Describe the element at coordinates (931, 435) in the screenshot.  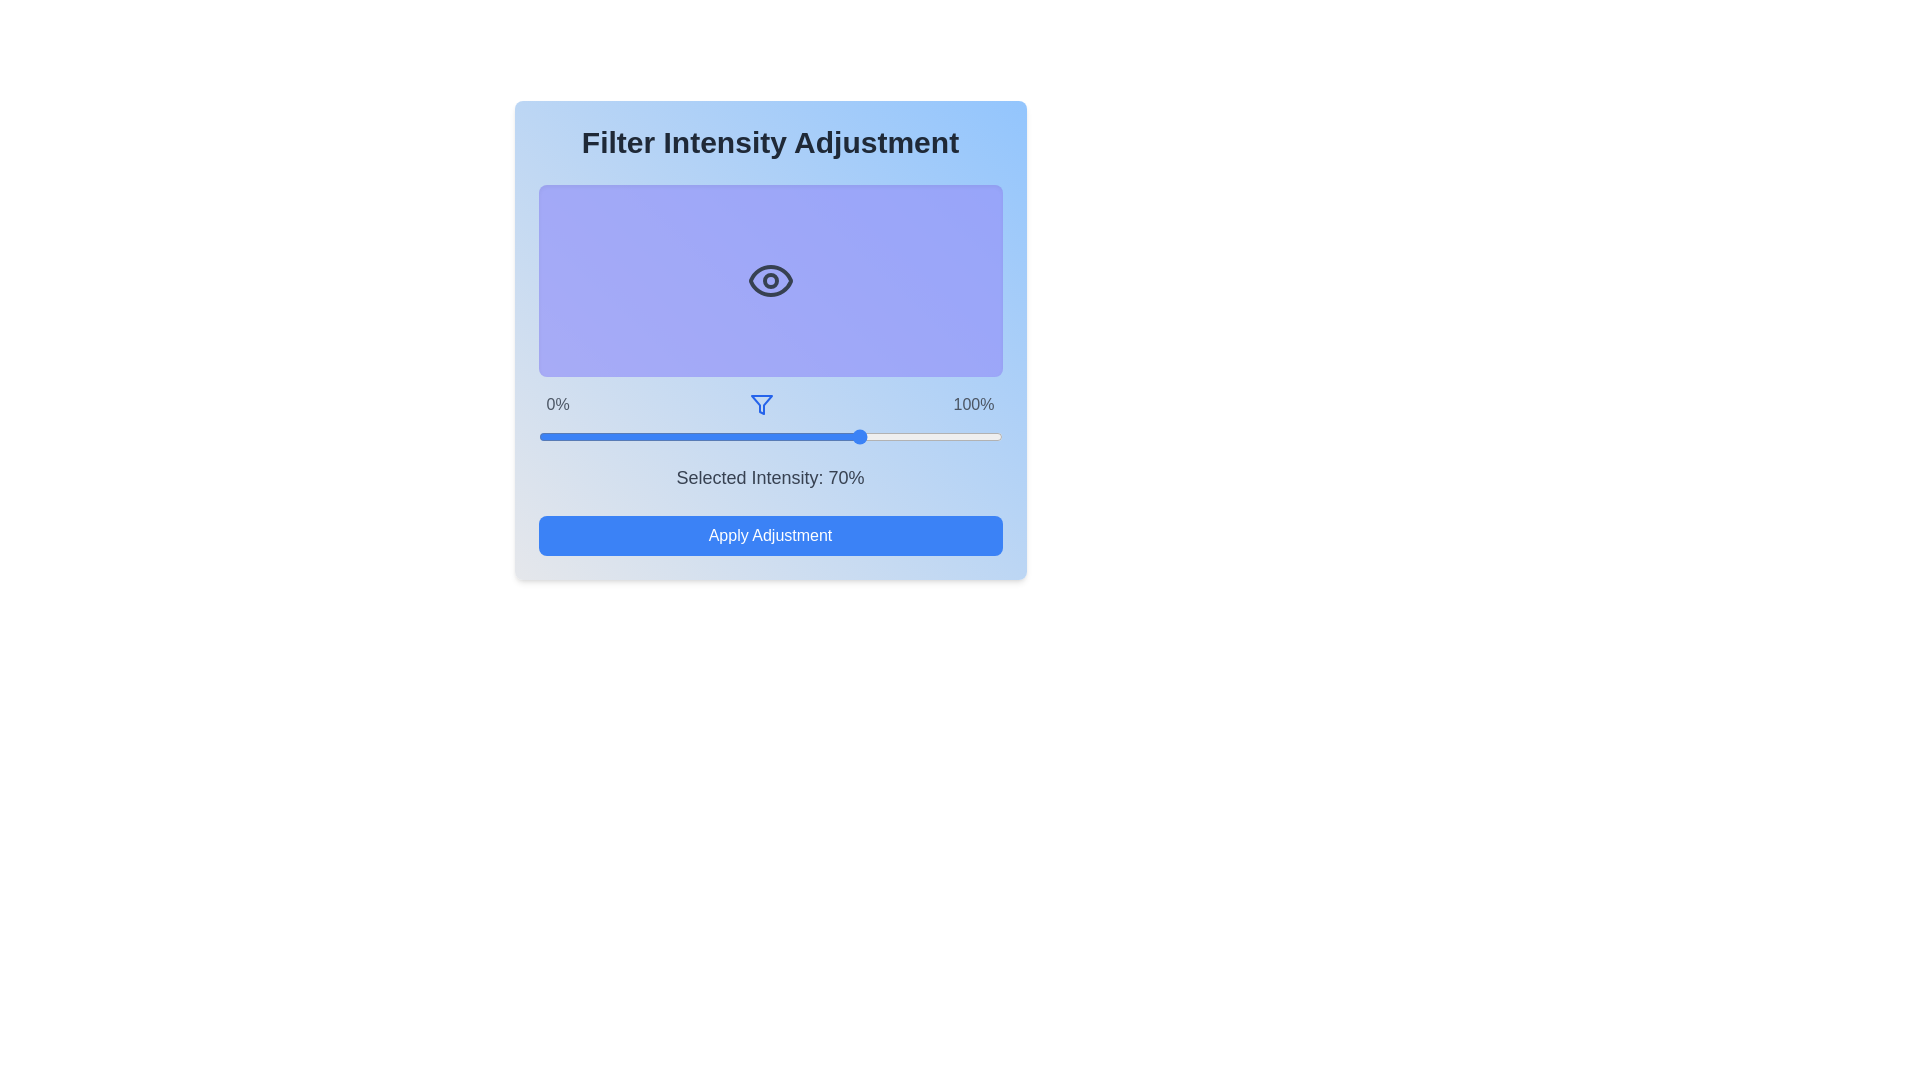
I see `the filter intensity slider to 85% and observe the visual representation` at that location.